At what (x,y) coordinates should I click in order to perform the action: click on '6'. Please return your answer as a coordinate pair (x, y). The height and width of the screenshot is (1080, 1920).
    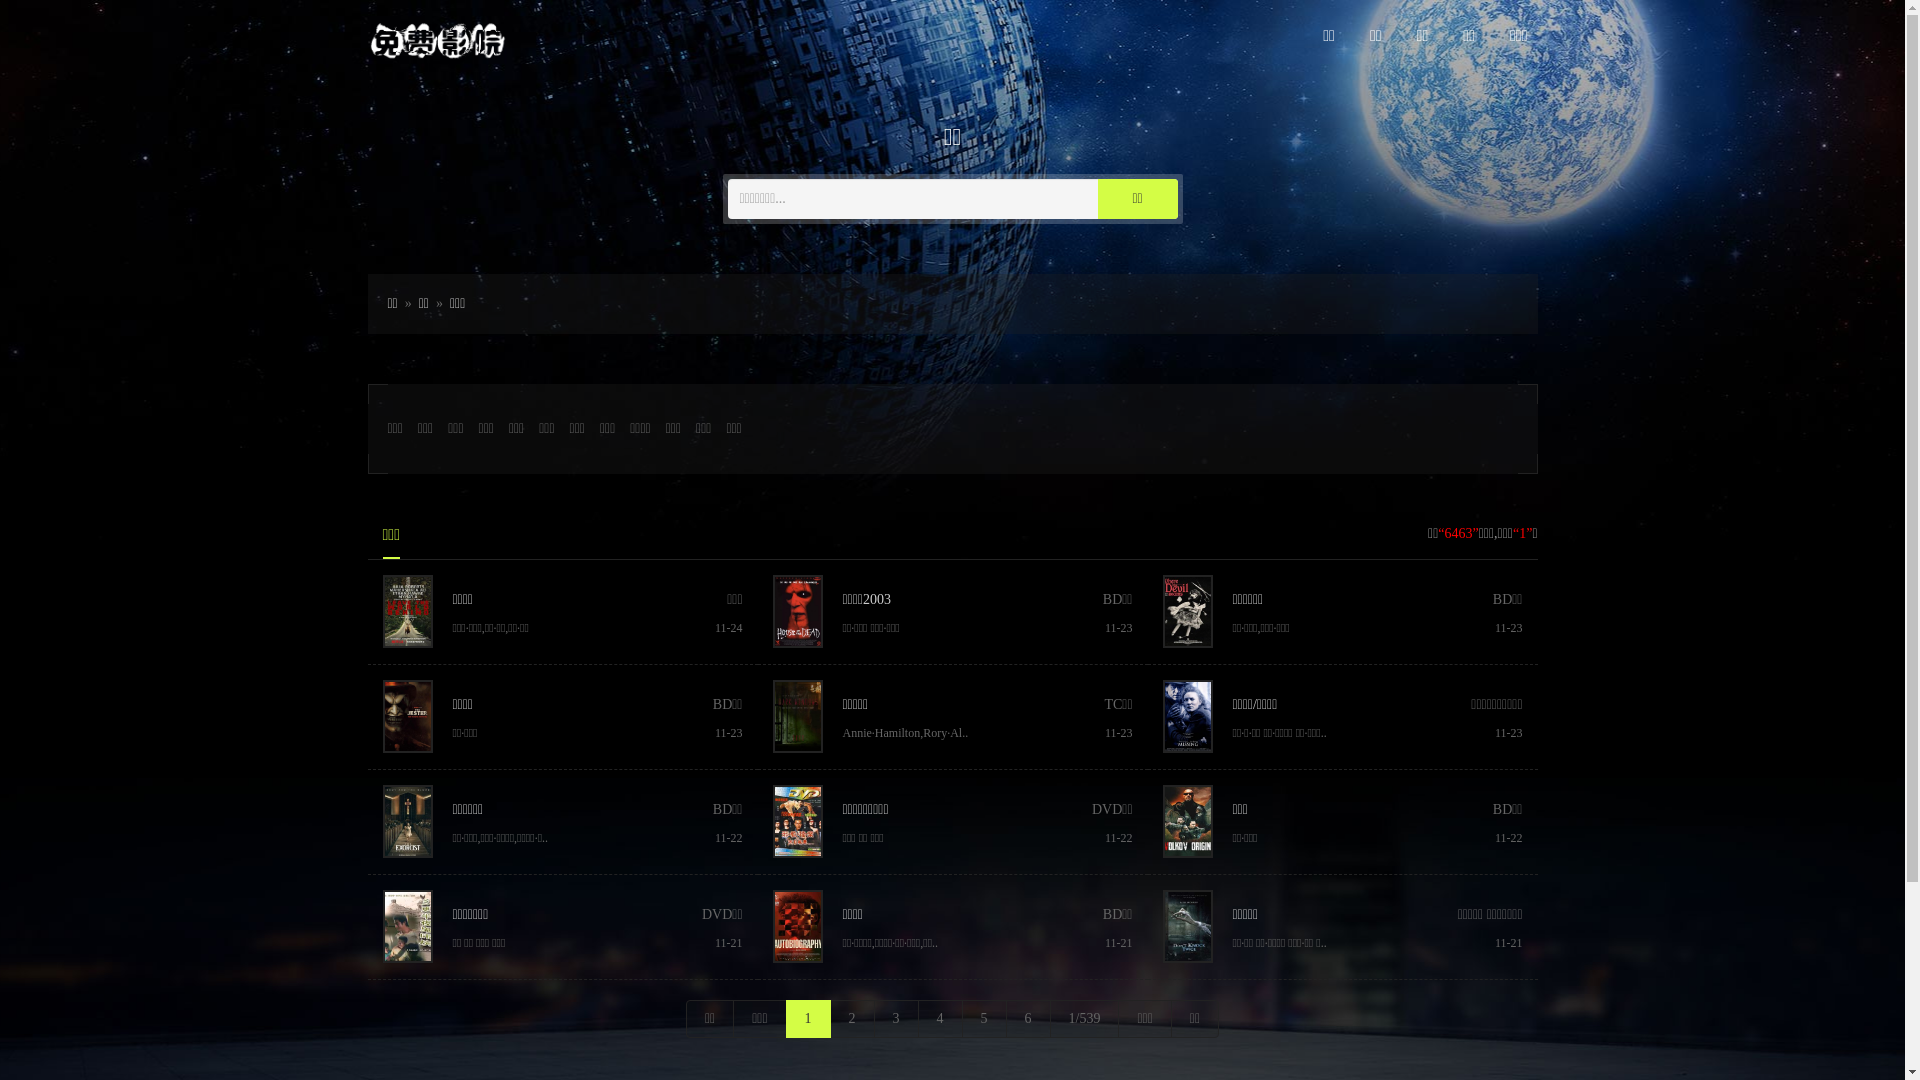
    Looking at the image, I should click on (1006, 1018).